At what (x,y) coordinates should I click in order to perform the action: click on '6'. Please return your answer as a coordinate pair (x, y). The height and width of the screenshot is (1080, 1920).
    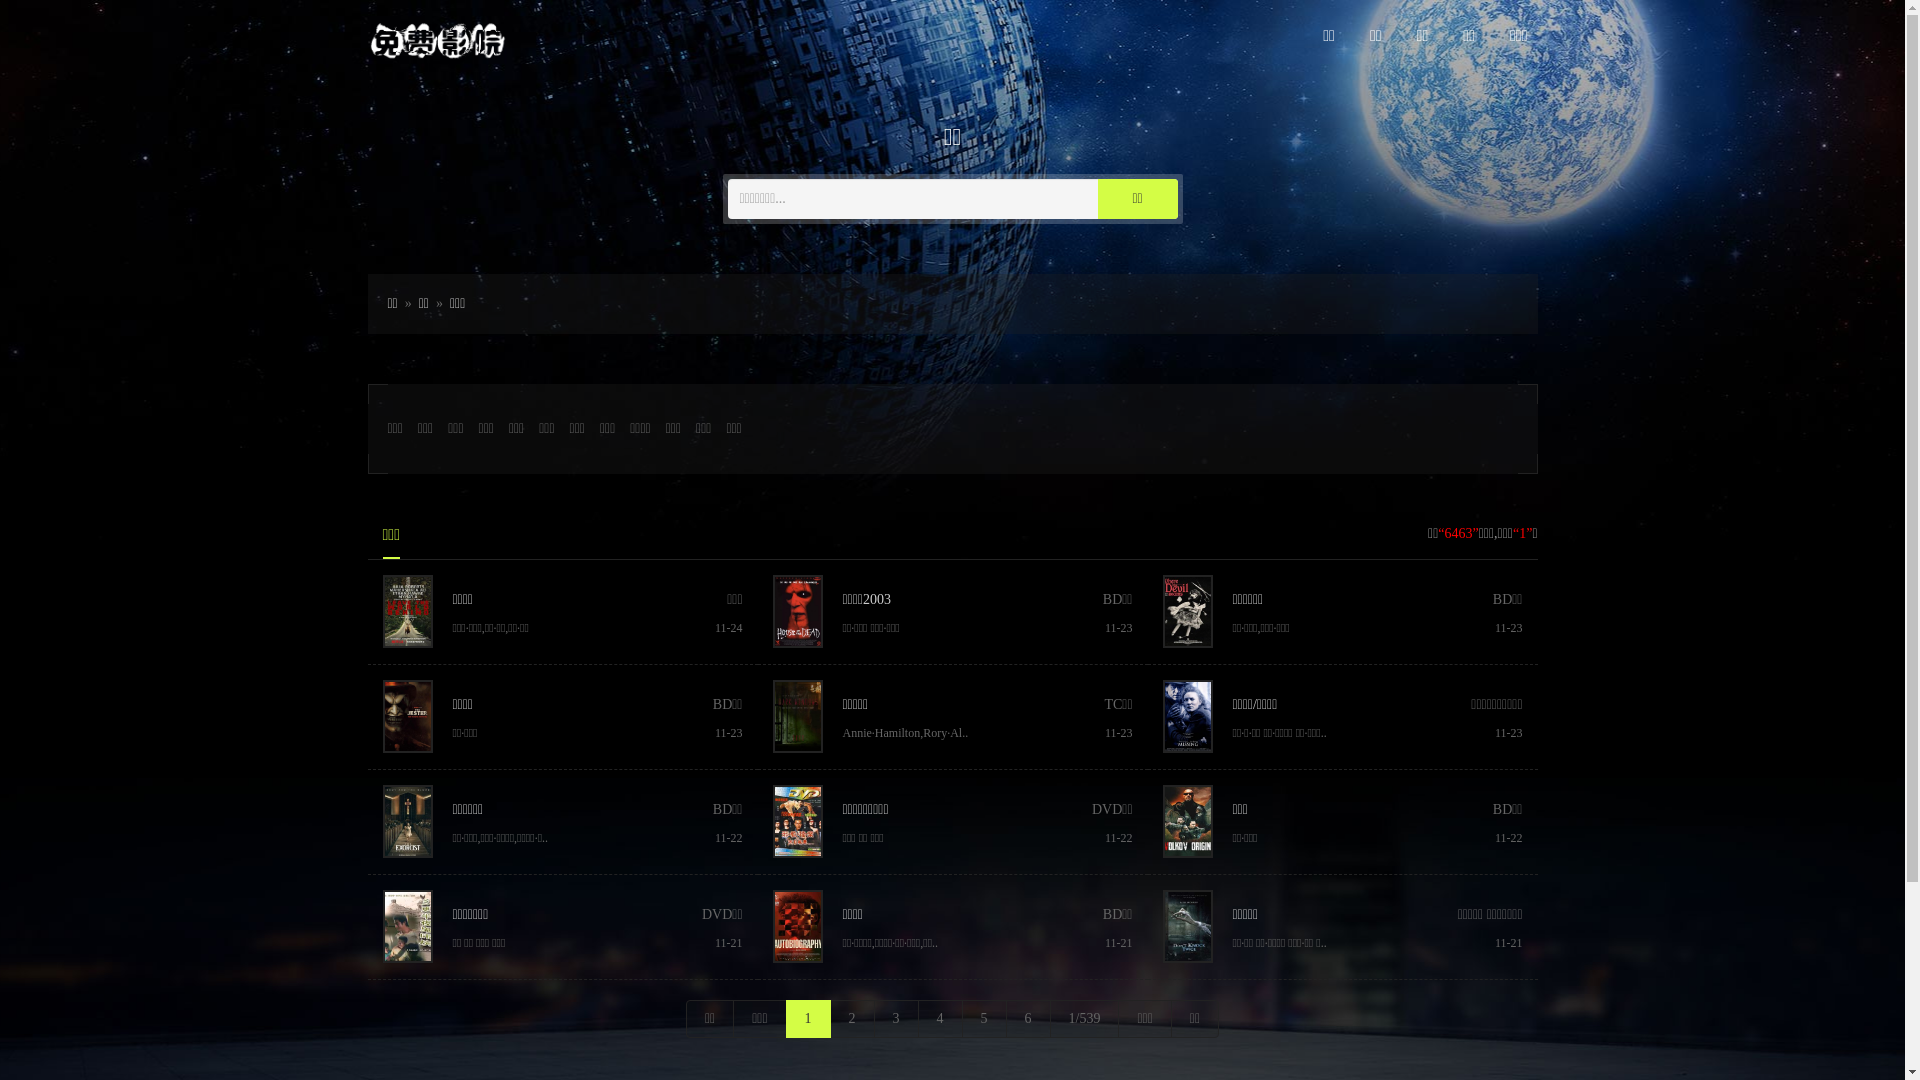
    Looking at the image, I should click on (1006, 1018).